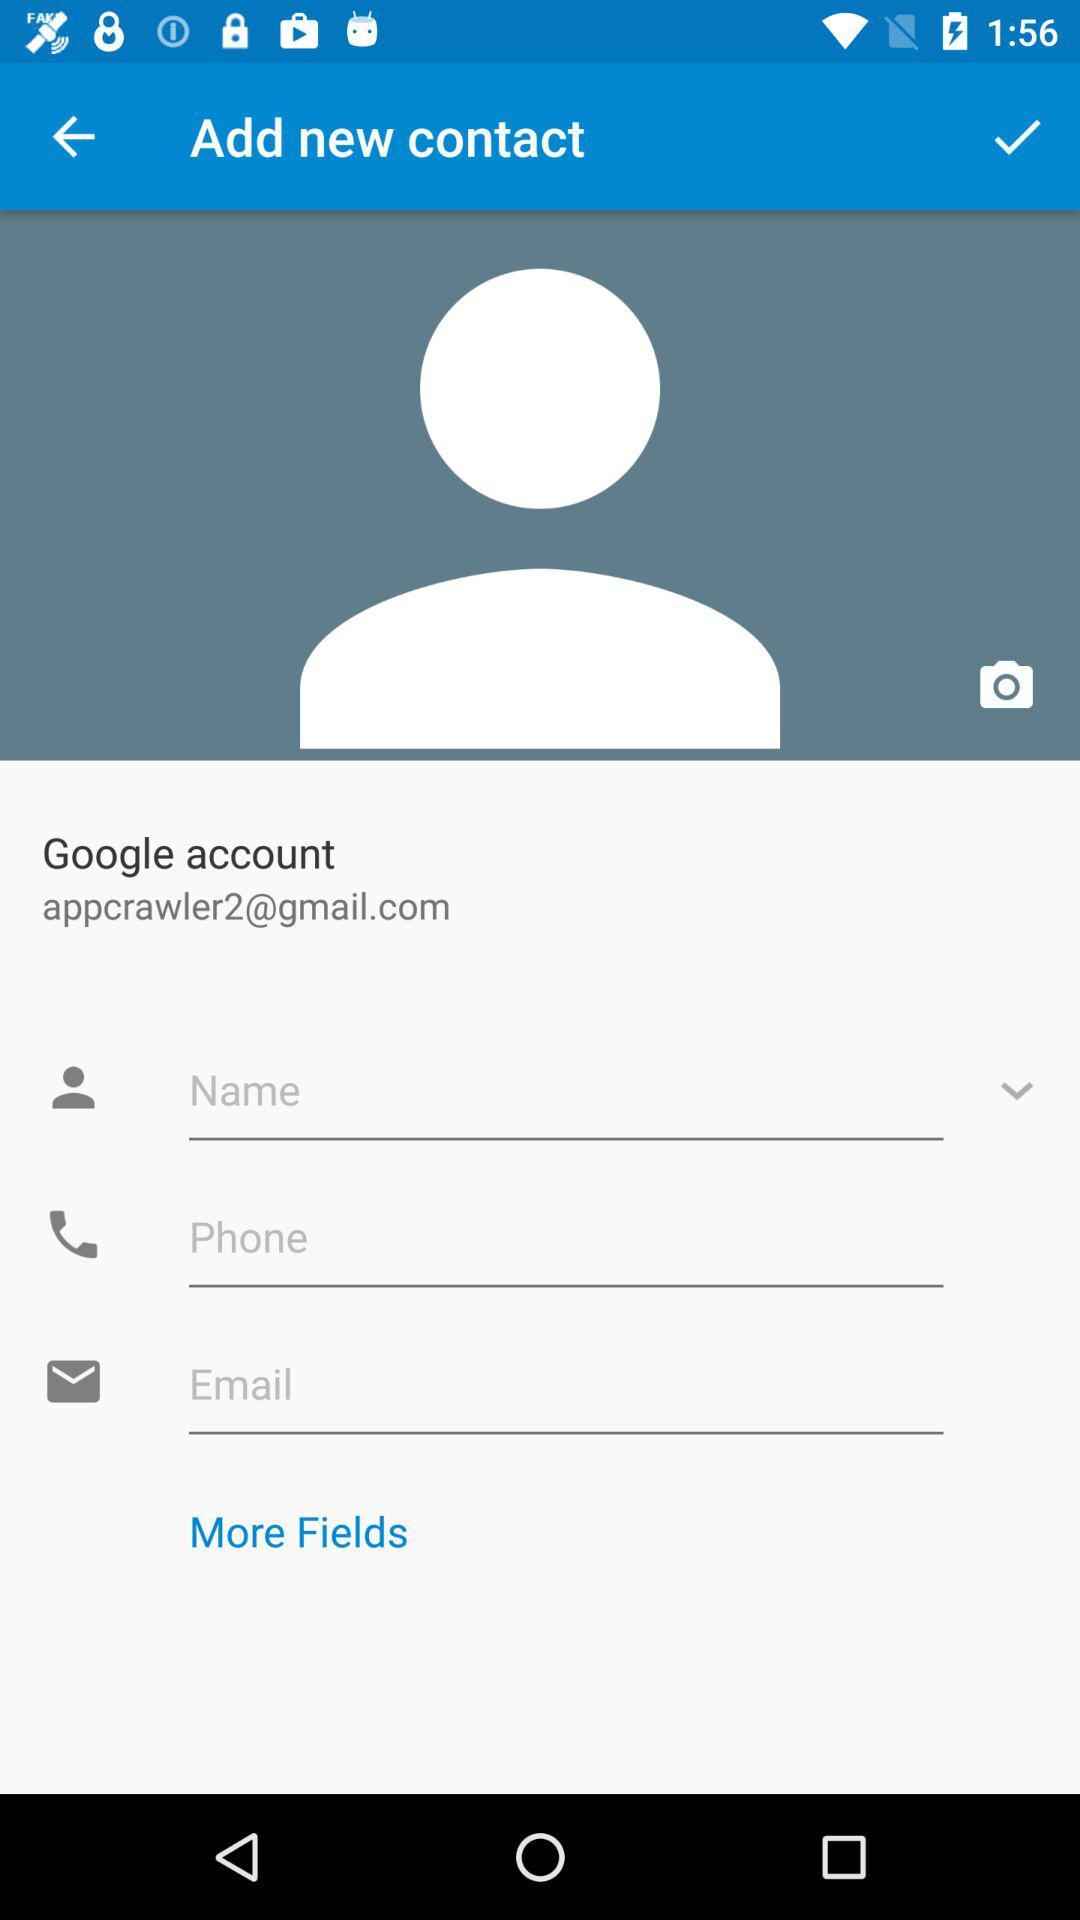 The height and width of the screenshot is (1920, 1080). What do you see at coordinates (540, 485) in the screenshot?
I see `app above google account` at bounding box center [540, 485].